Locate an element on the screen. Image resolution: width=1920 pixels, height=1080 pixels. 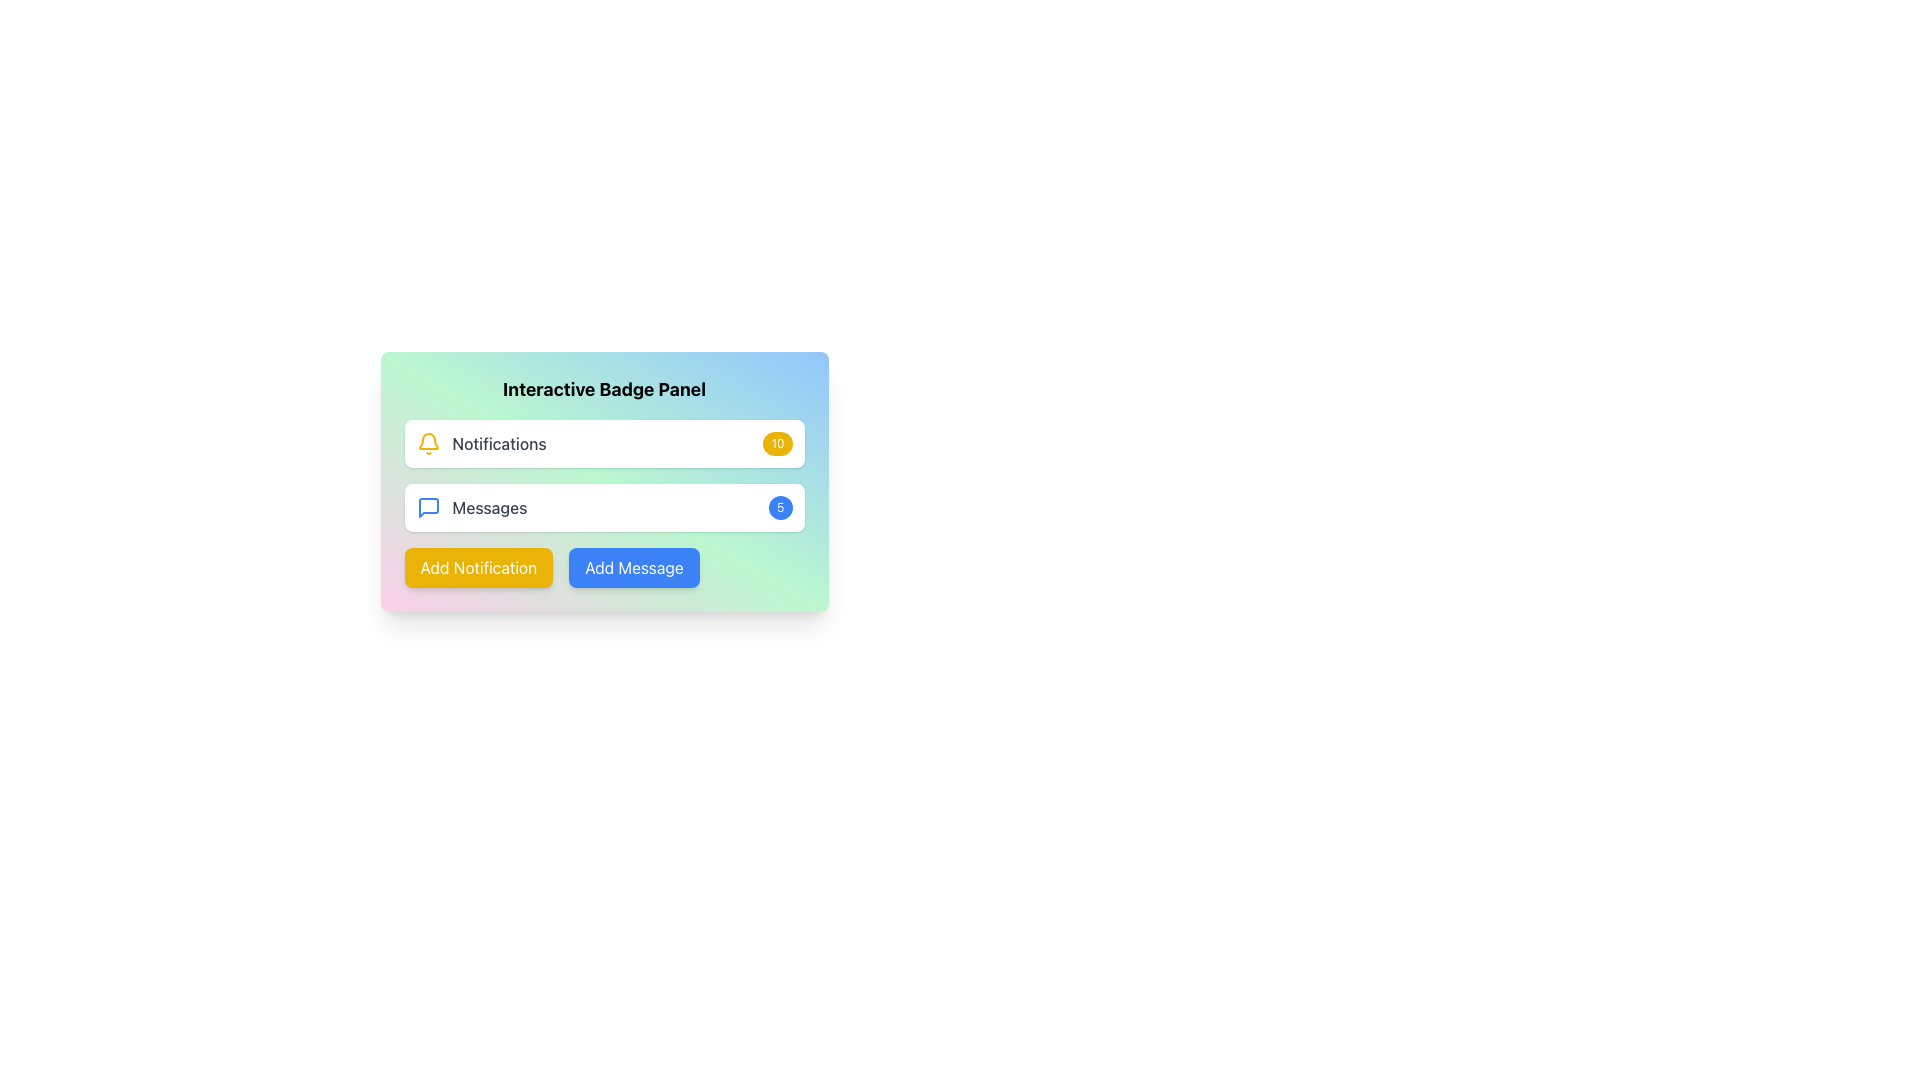
the circular badge with a yellow background and white text displaying '10', located at the right end of the row labeled 'Notifications' is located at coordinates (776, 442).